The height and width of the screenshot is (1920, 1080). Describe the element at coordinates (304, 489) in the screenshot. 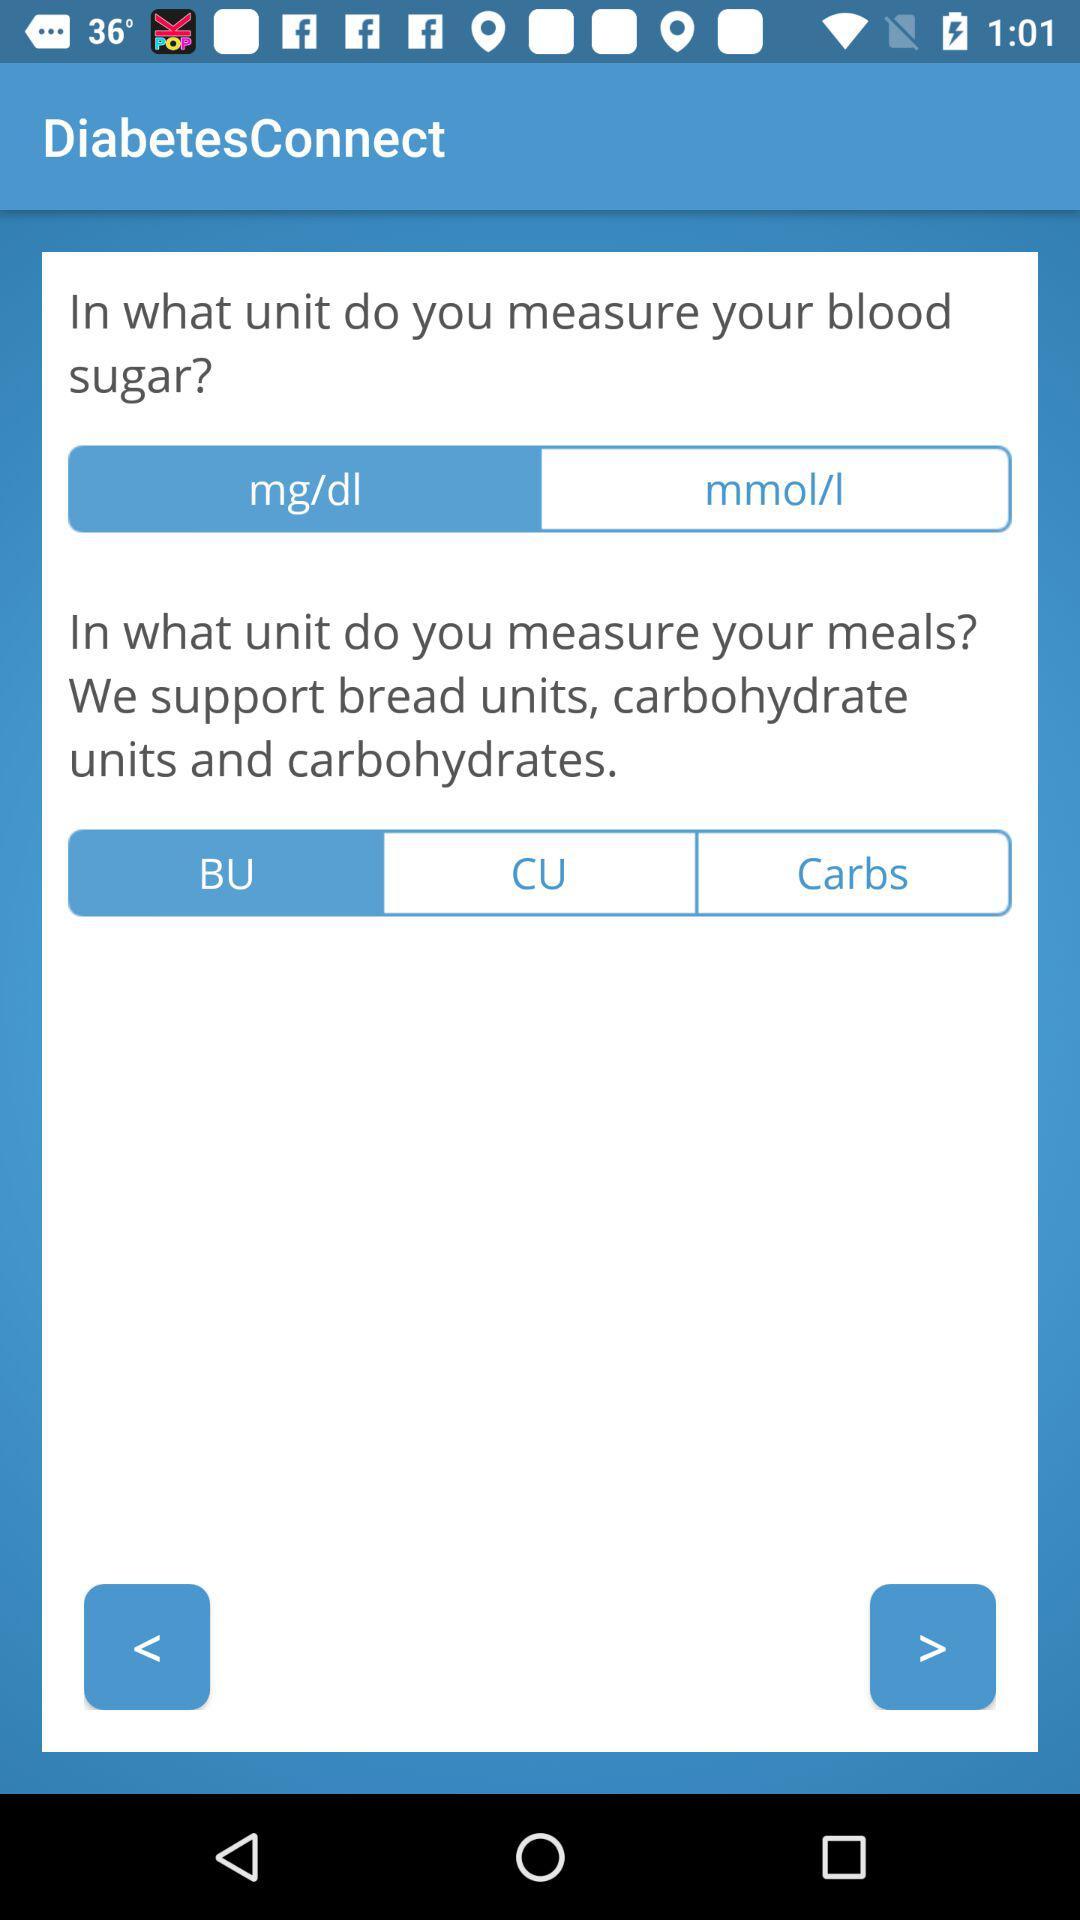

I see `icon next to the mmol/l item` at that location.